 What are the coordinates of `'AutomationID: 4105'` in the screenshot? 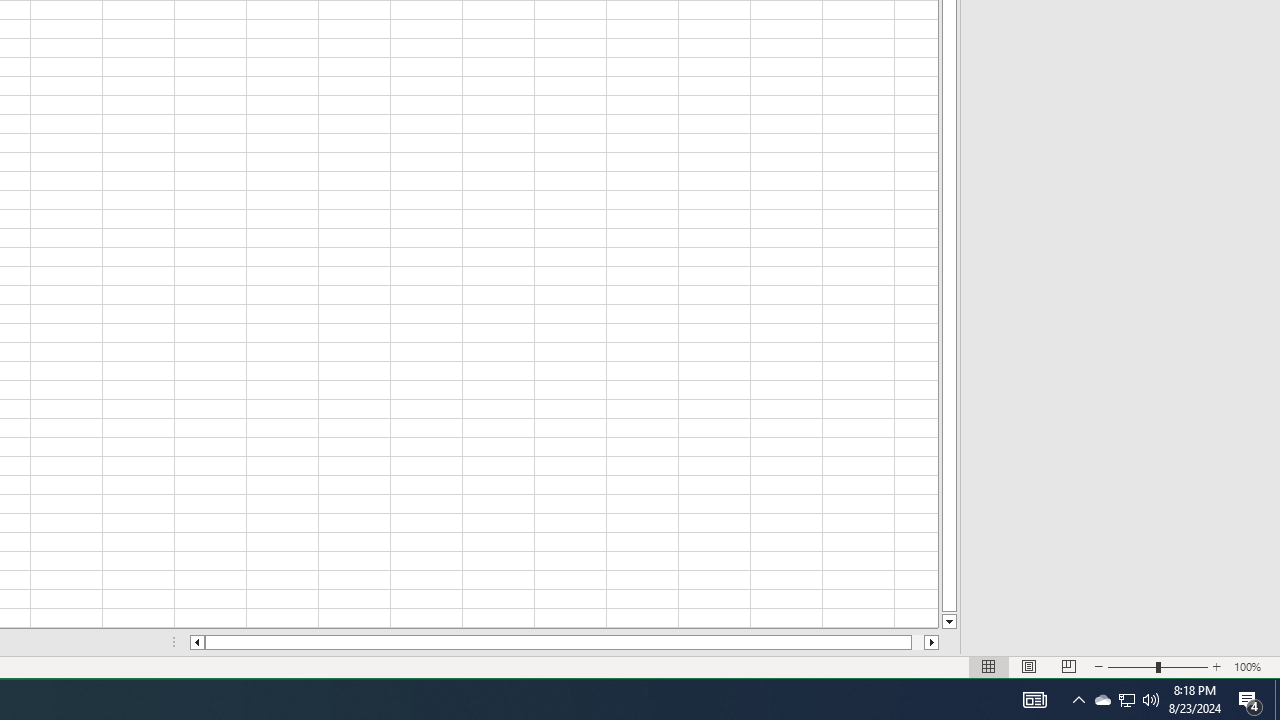 It's located at (1034, 698).